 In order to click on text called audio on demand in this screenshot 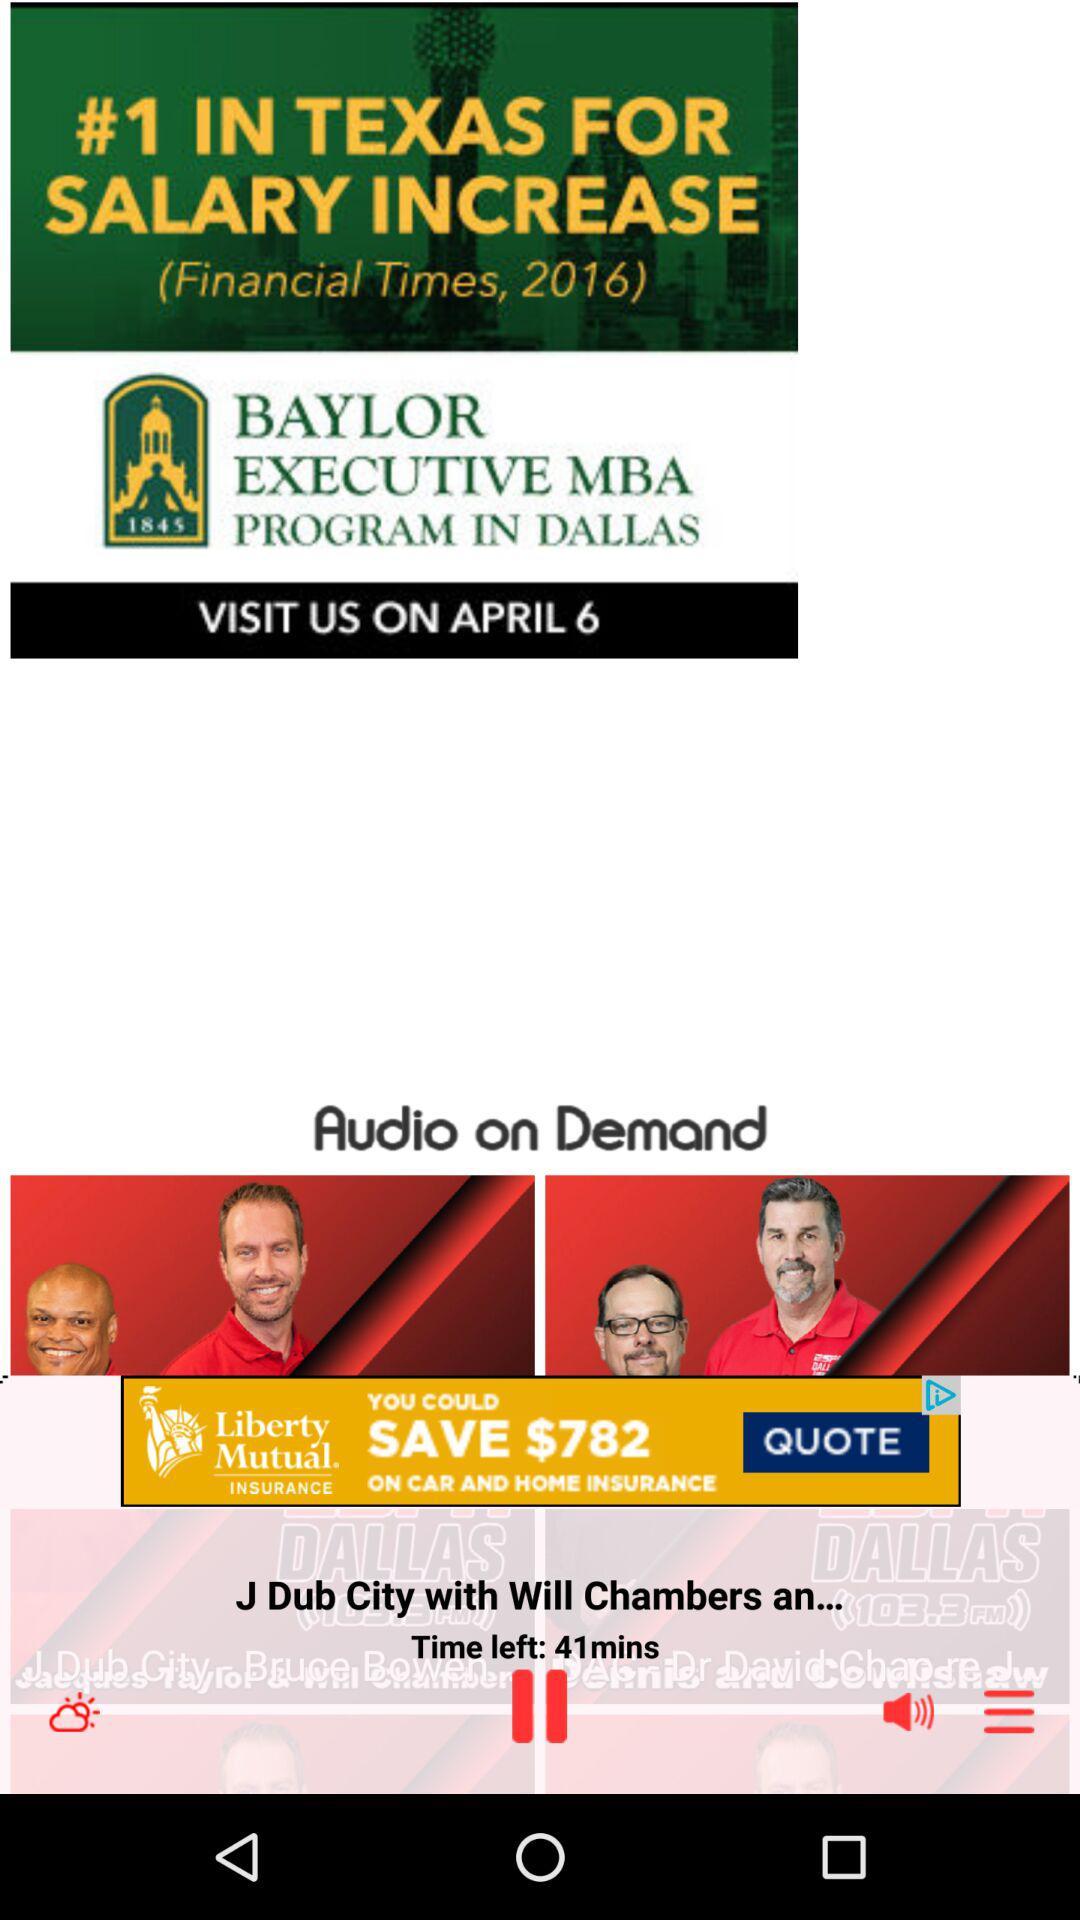, I will do `click(540, 1123)`.